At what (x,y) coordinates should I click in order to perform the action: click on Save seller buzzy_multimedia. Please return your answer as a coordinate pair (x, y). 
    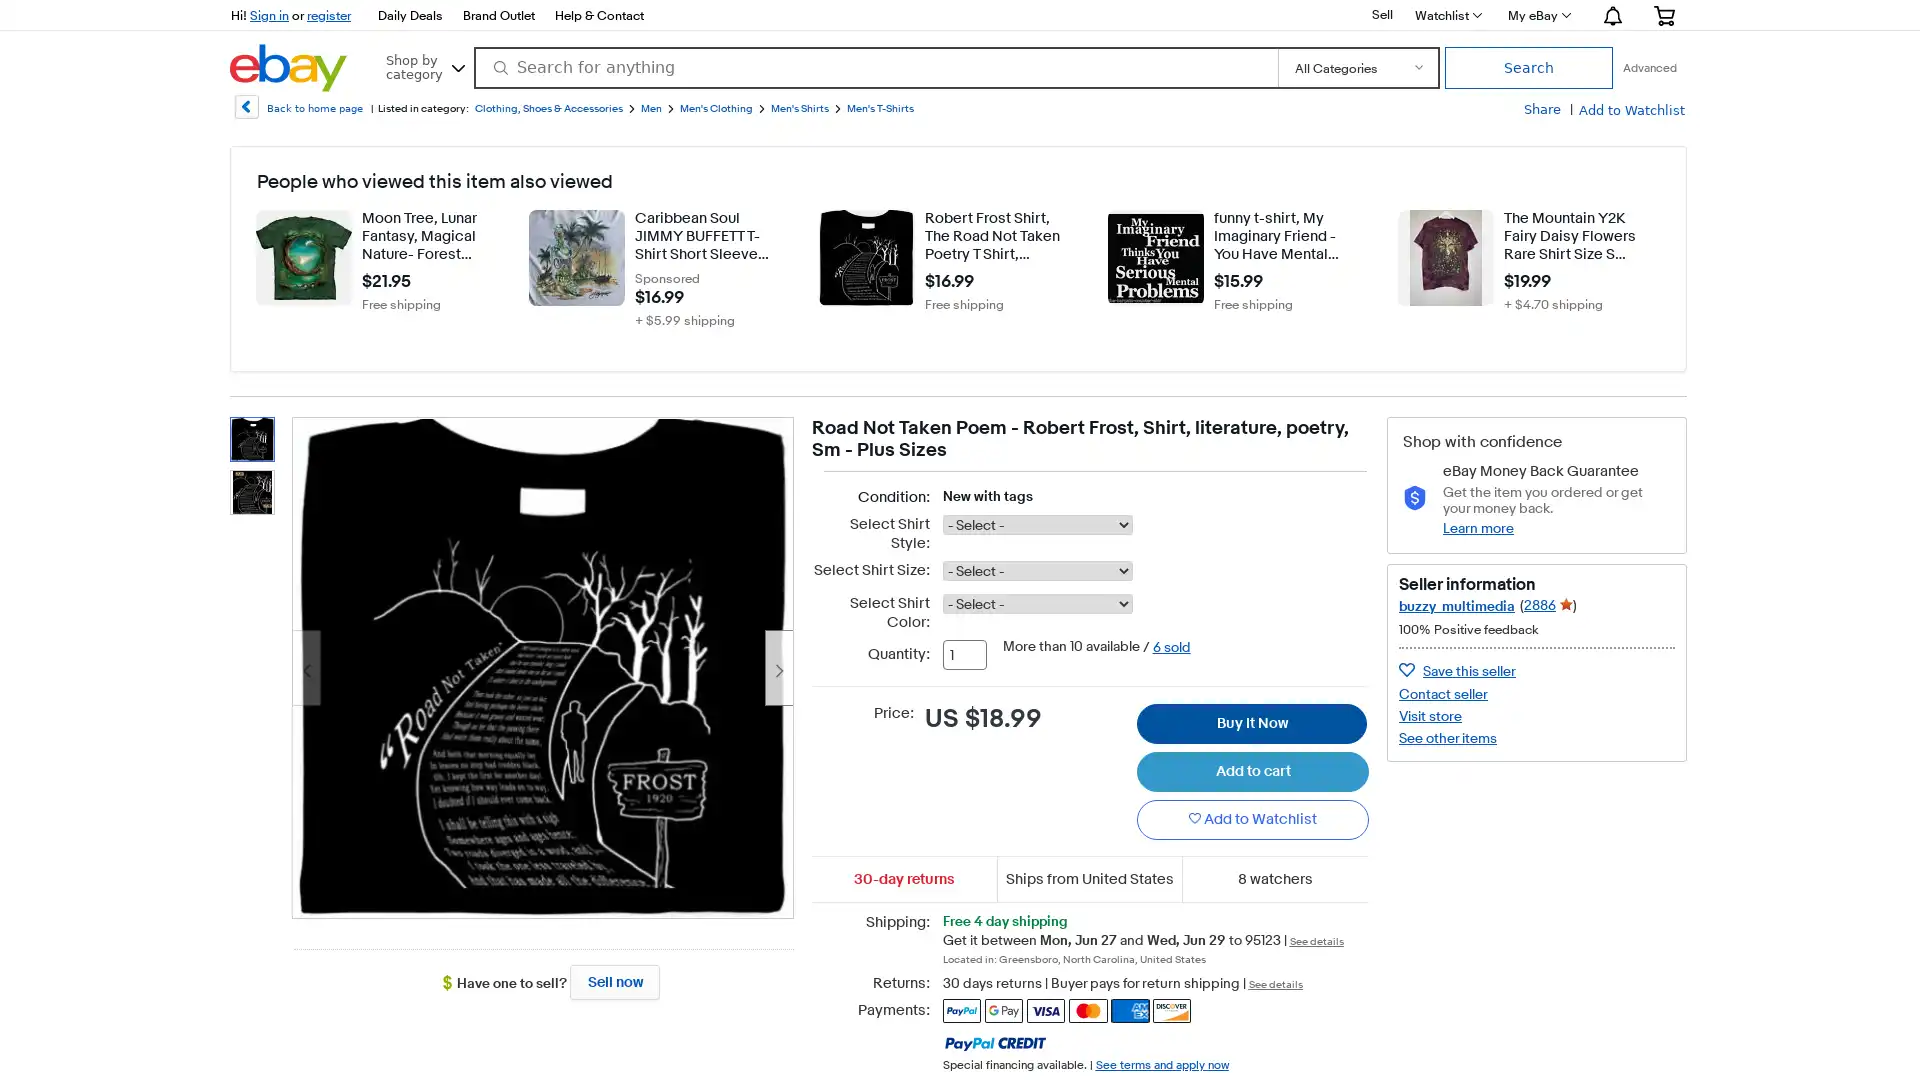
    Looking at the image, I should click on (1463, 669).